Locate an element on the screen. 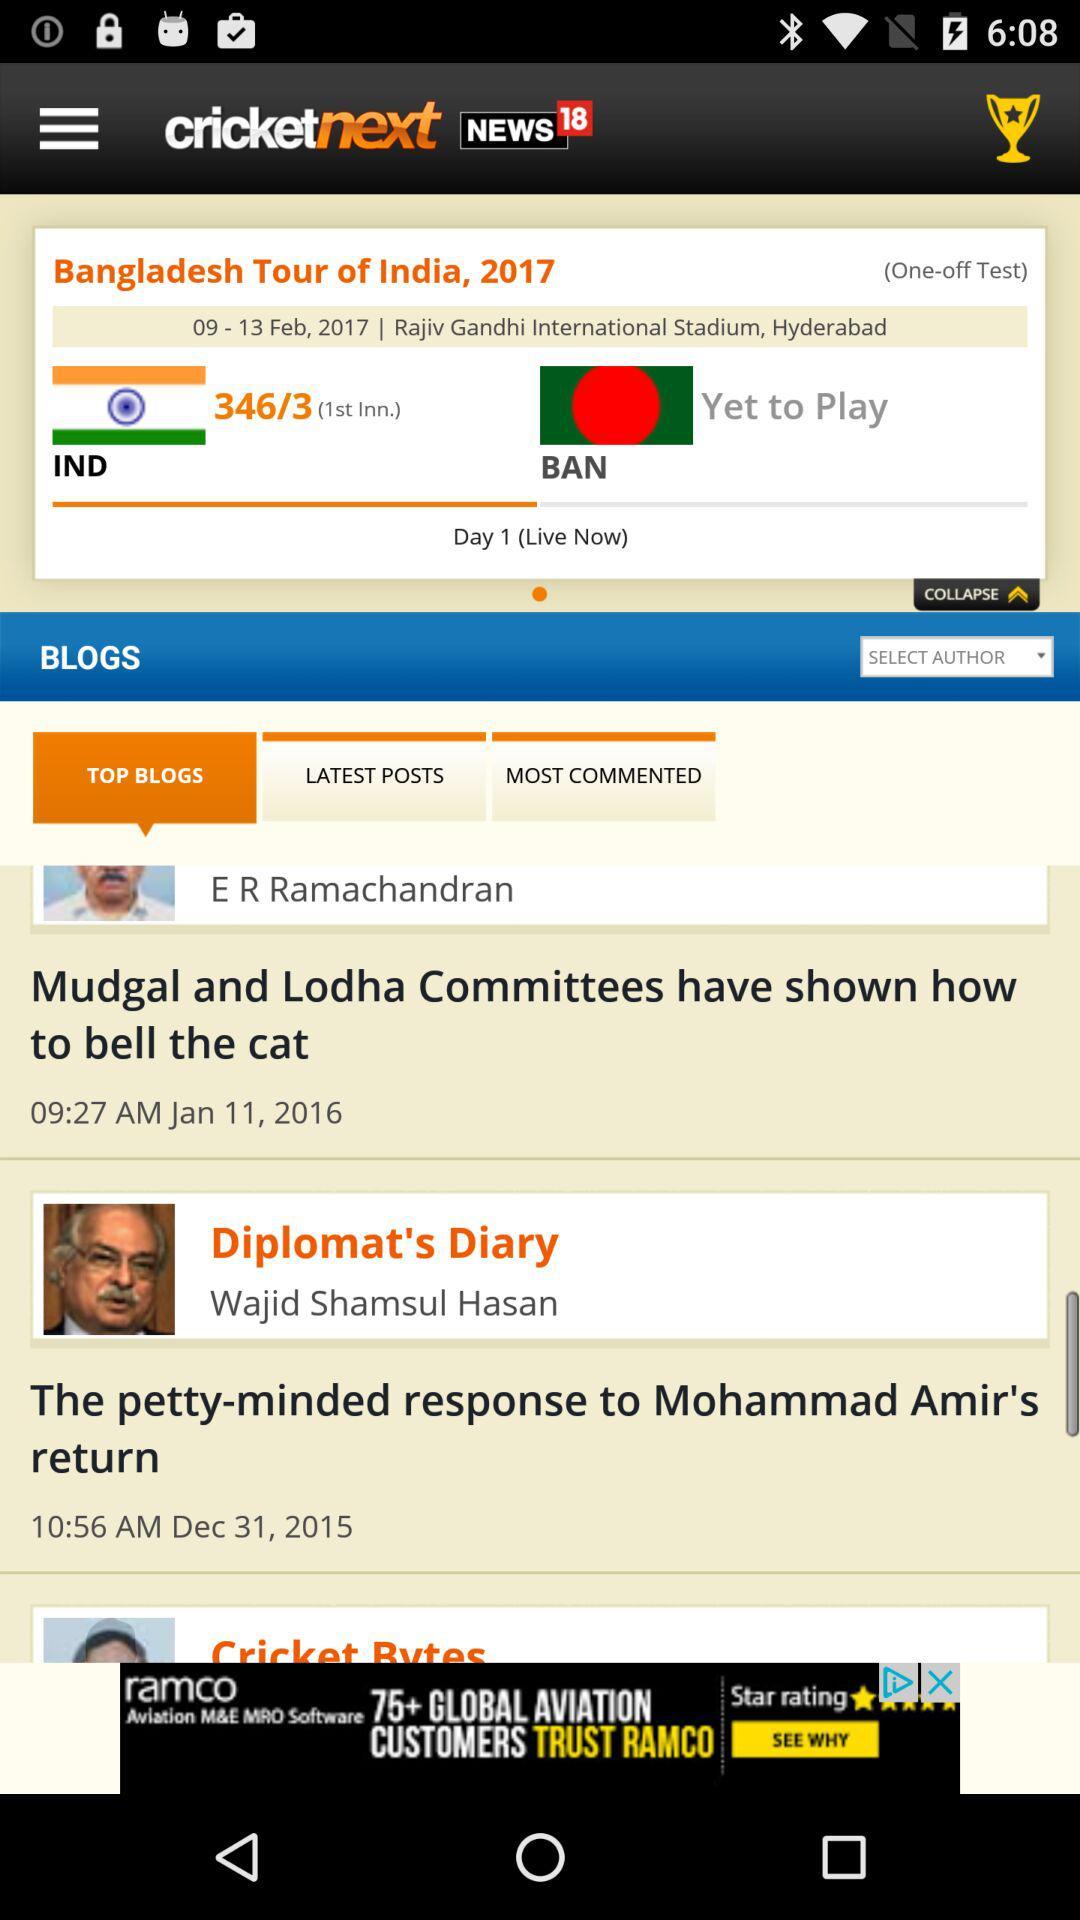  the date_range icon is located at coordinates (975, 635).